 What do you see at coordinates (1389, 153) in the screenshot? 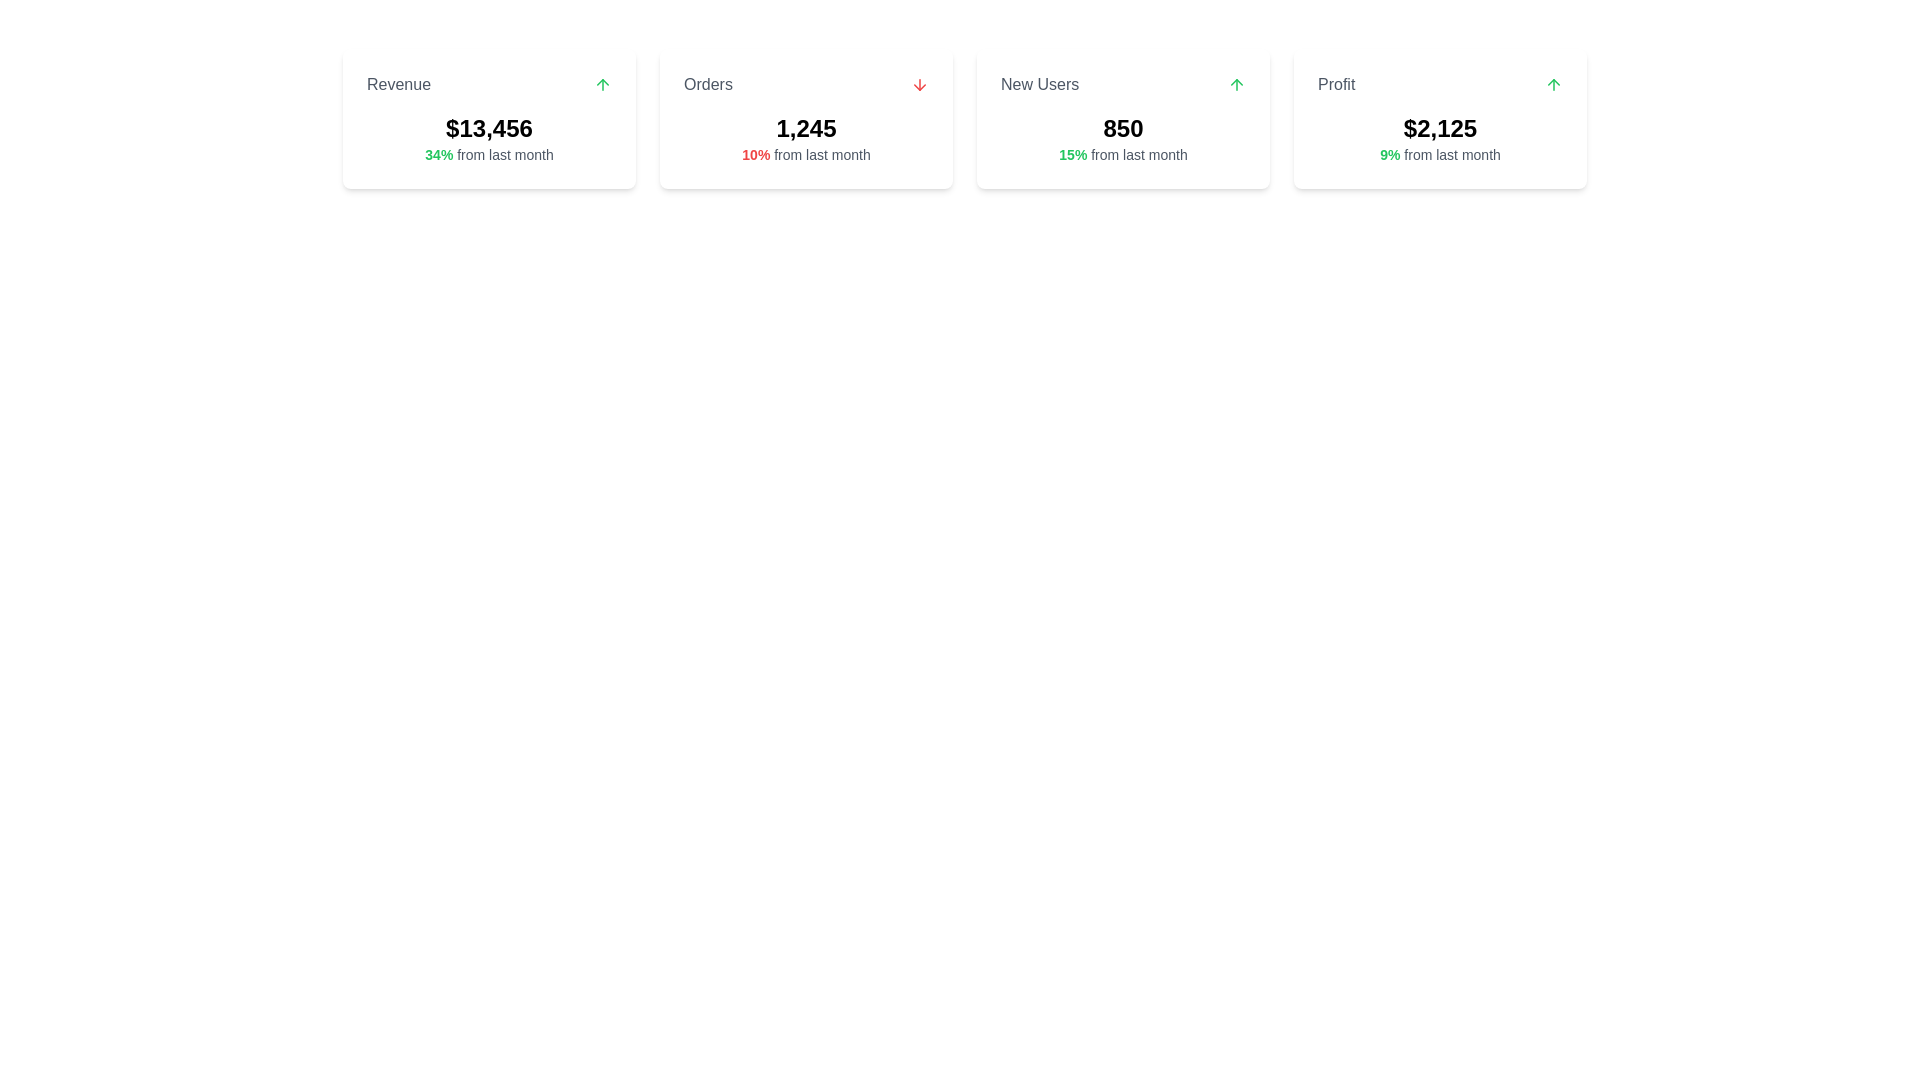
I see `the Statistical data text that displays the percentage change in profit, located in the 'Profit' section on the rightmost card of the summary cards` at bounding box center [1389, 153].